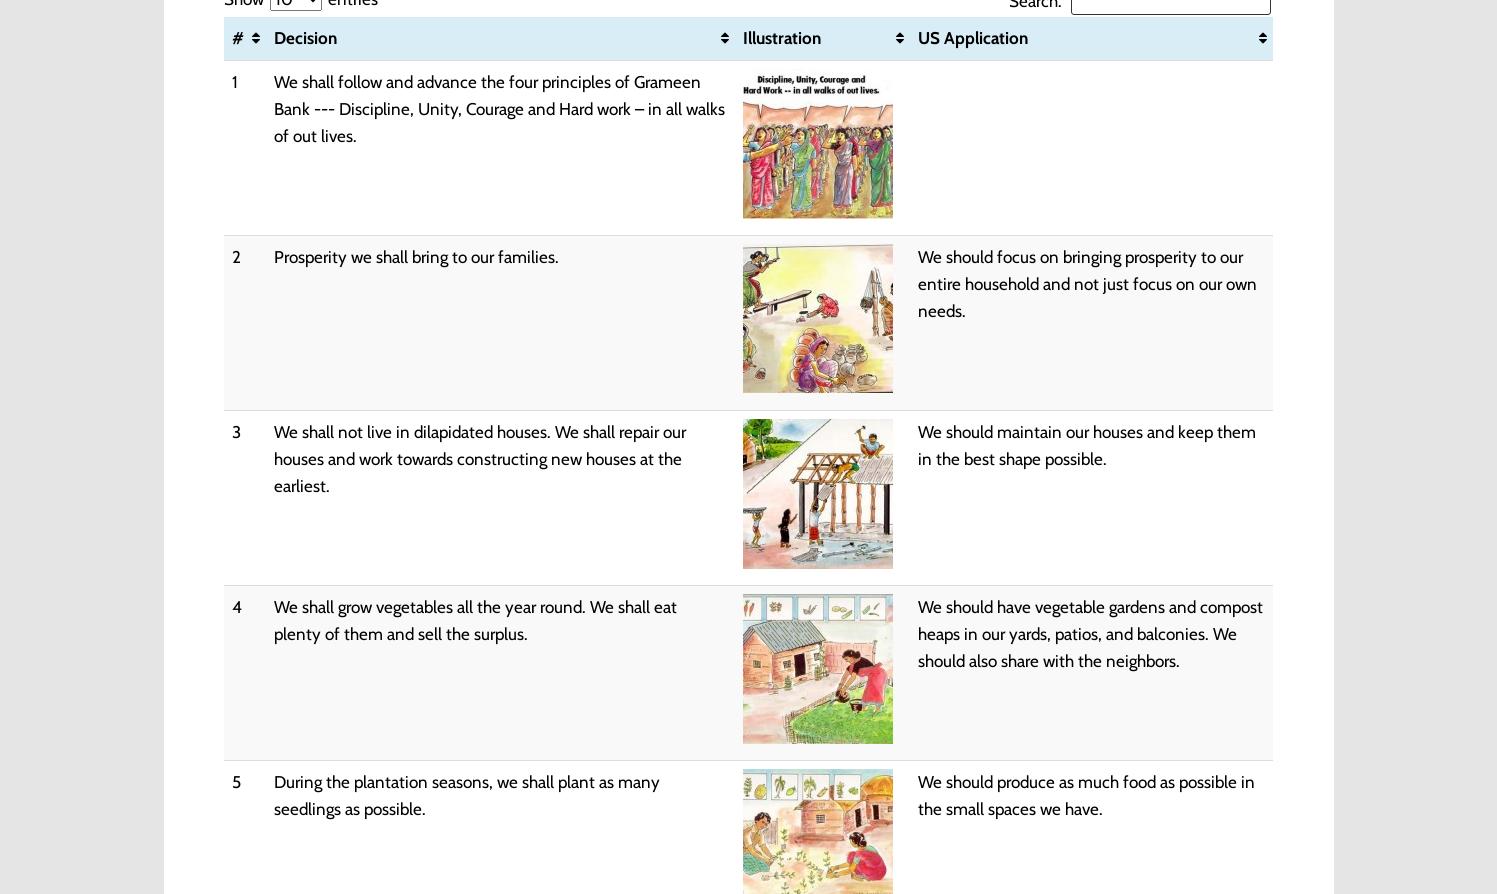  What do you see at coordinates (1085, 443) in the screenshot?
I see `'We should maintain our houses and keep them in the best shape possible.'` at bounding box center [1085, 443].